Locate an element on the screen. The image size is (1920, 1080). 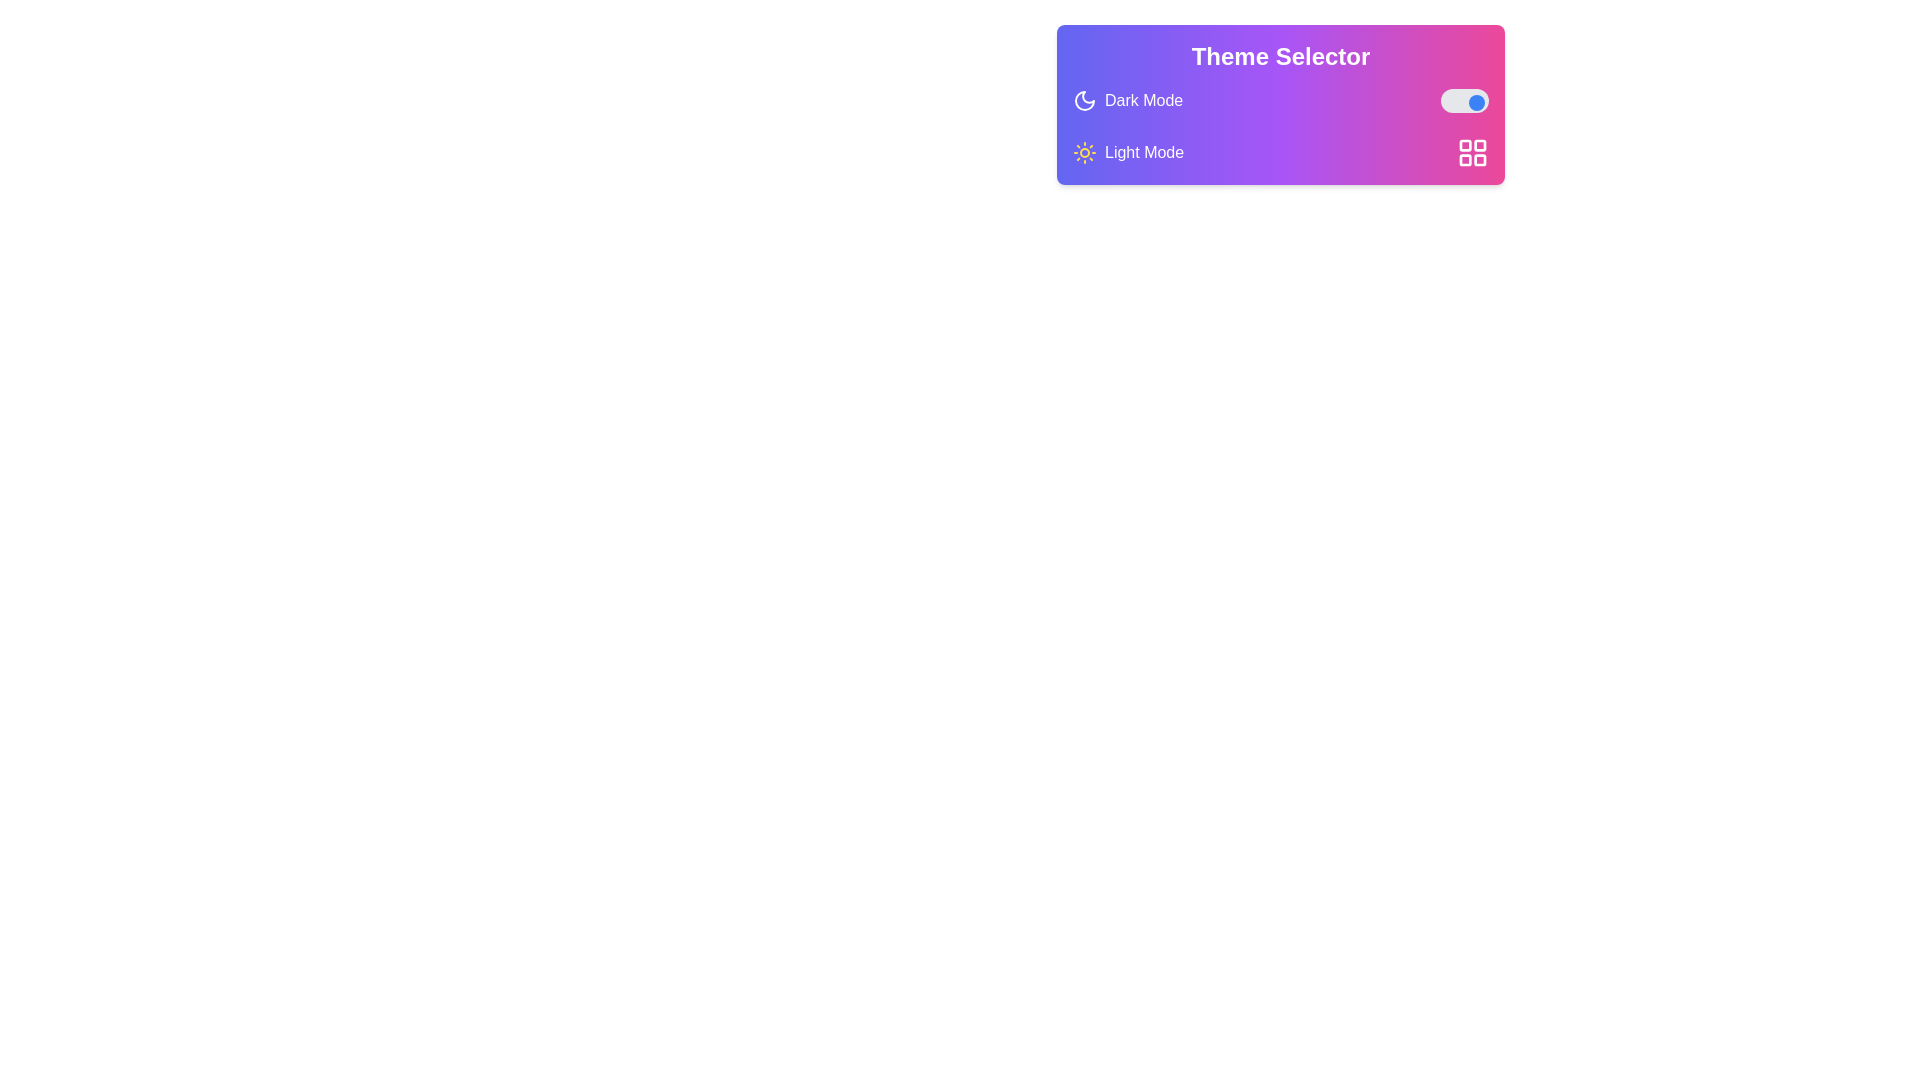
the yellow sun icon located to the left of the 'Light Mode' text within the 'Theme Selector' section is located at coordinates (1083, 152).